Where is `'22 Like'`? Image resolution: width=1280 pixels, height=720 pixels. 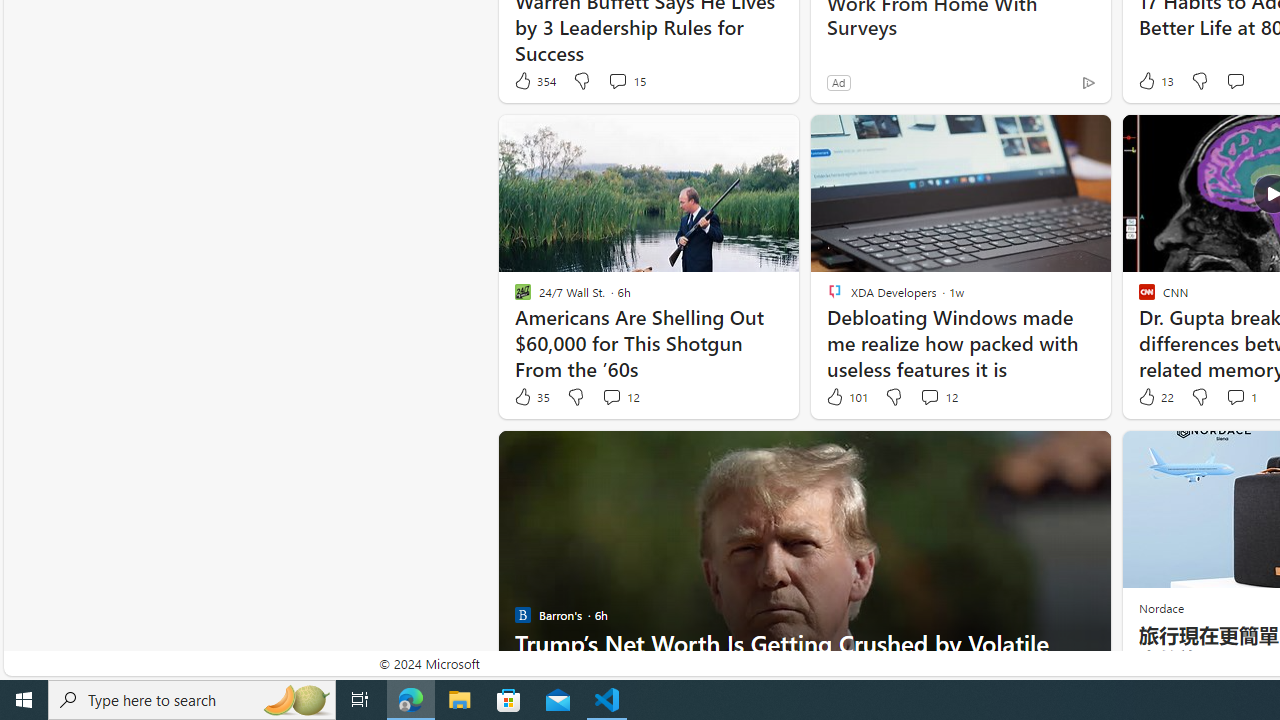 '22 Like' is located at coordinates (1154, 397).